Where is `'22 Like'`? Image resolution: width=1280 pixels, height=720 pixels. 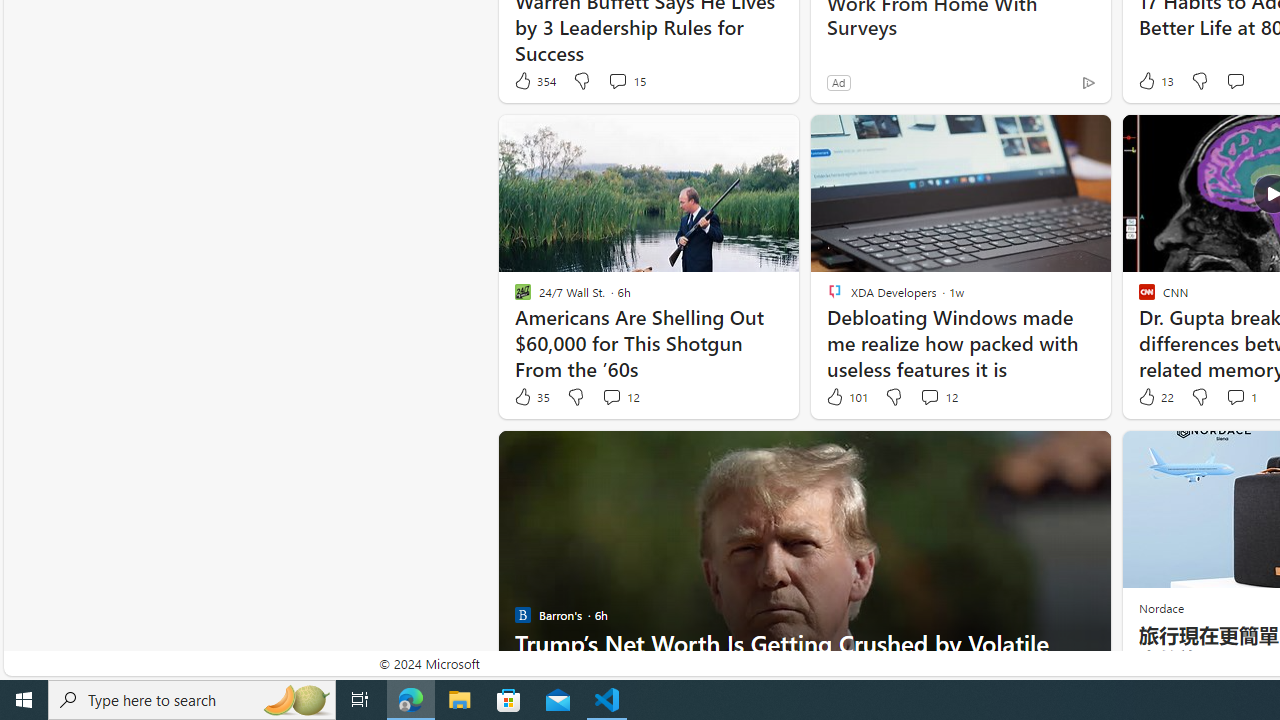 '22 Like' is located at coordinates (1154, 397).